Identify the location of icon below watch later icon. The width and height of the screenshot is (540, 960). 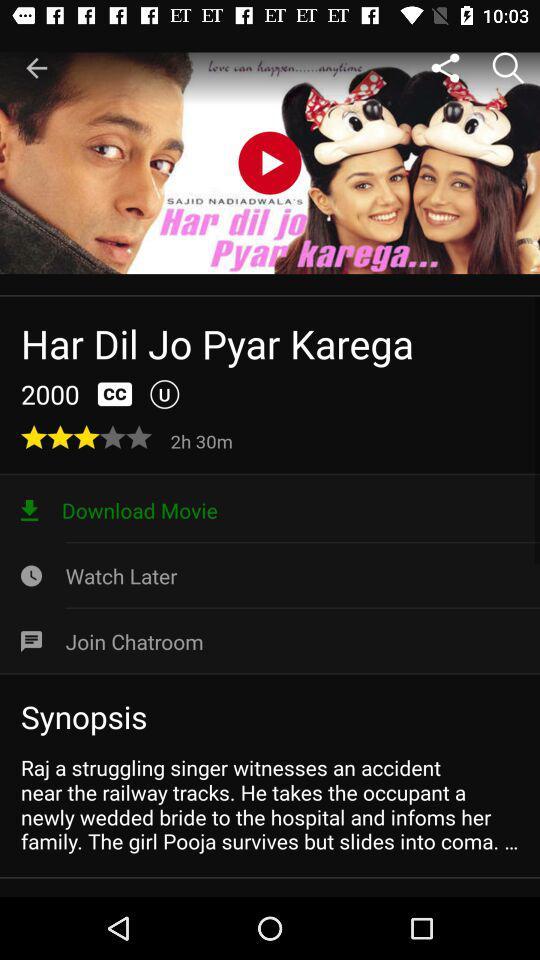
(270, 640).